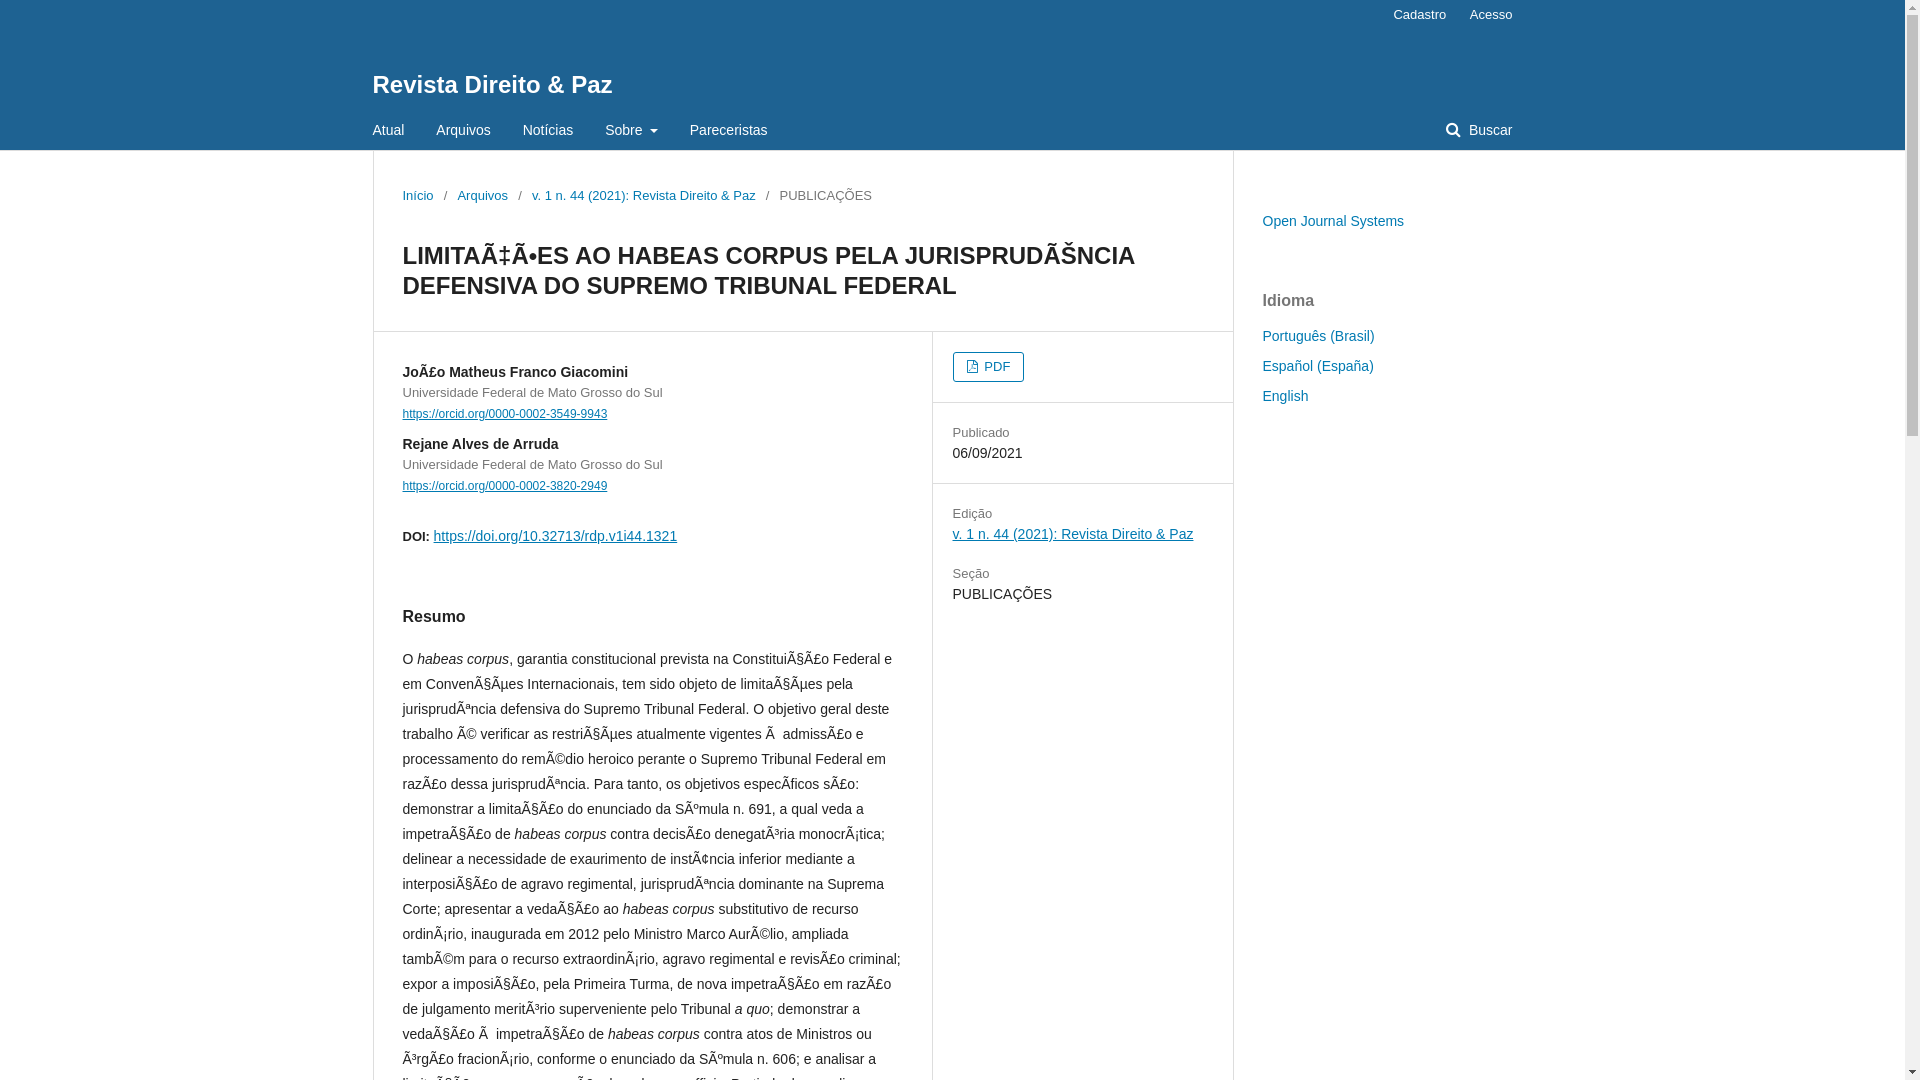  What do you see at coordinates (461, 130) in the screenshot?
I see `'Arquivos'` at bounding box center [461, 130].